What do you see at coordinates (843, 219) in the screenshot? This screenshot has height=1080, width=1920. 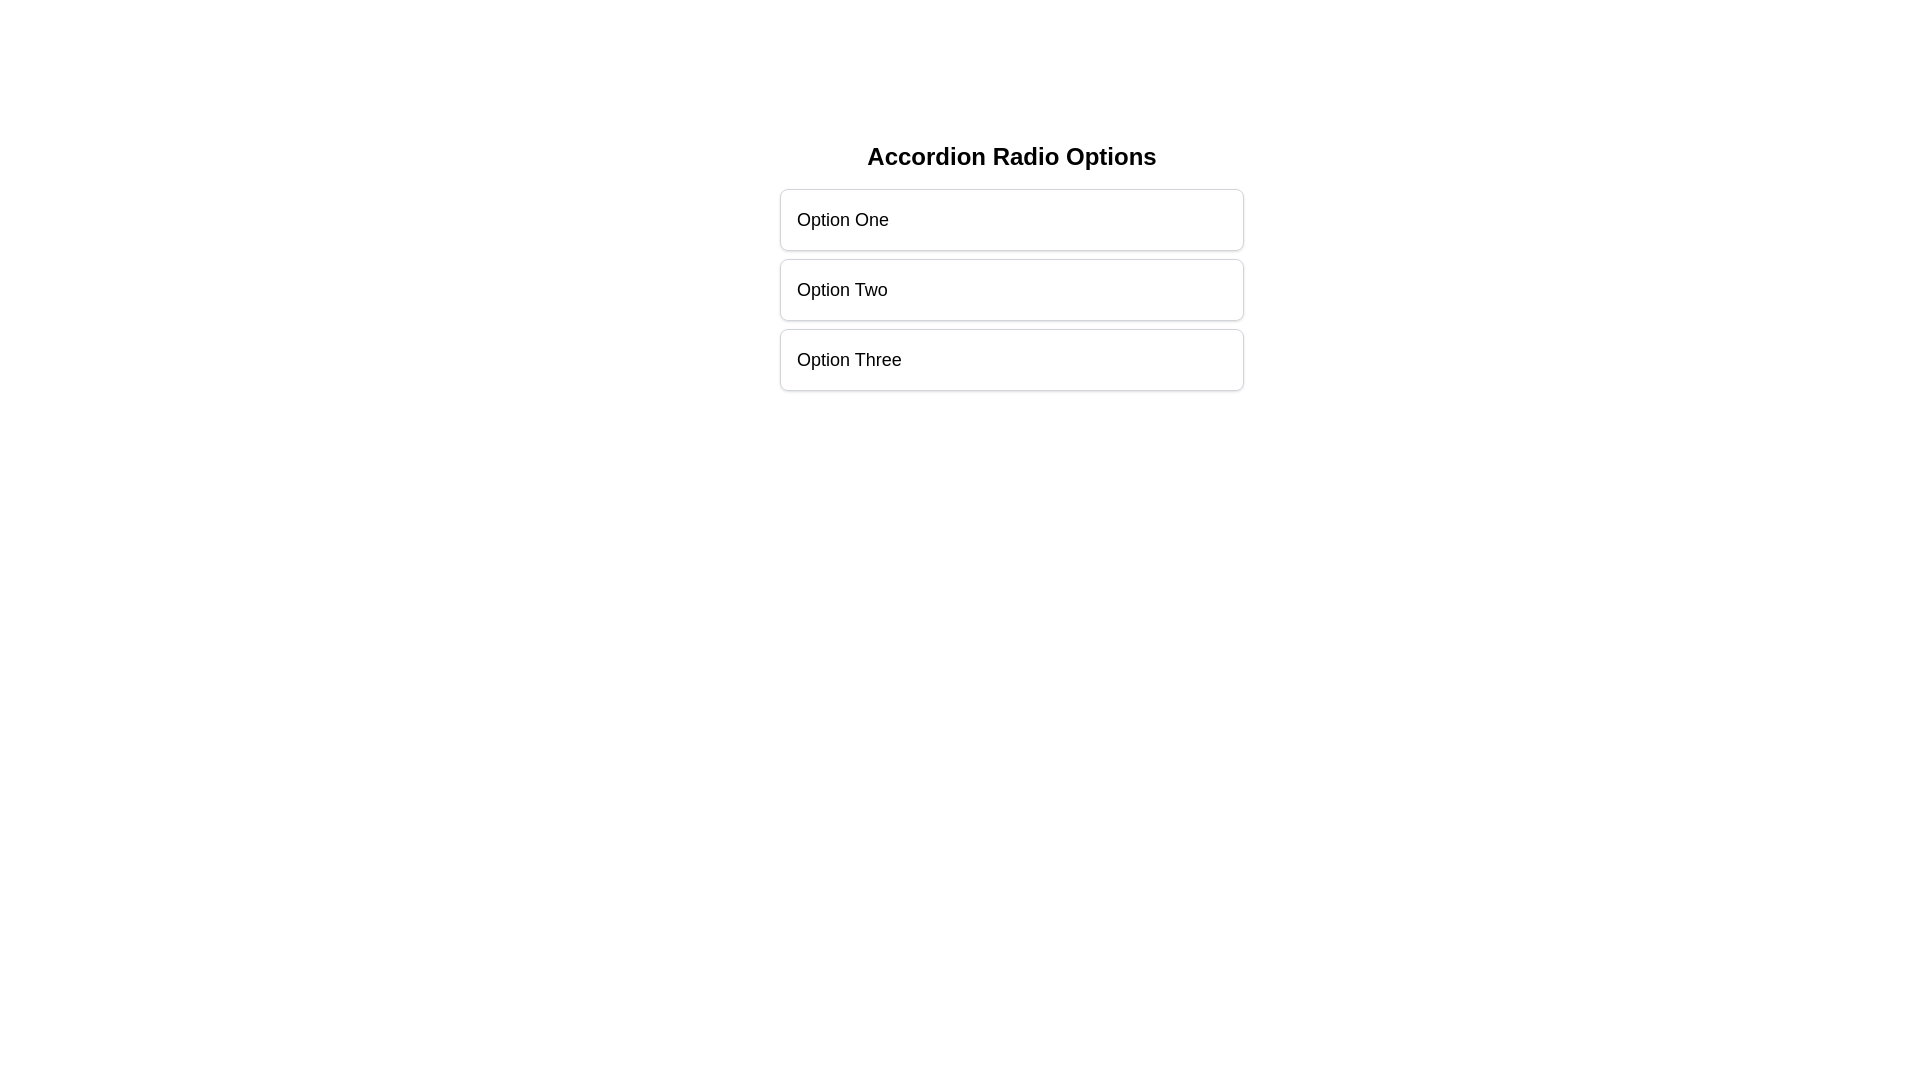 I see `the text element that identifies the first option in the 'Accordion Radio Options' list, positioned at the top of the list` at bounding box center [843, 219].